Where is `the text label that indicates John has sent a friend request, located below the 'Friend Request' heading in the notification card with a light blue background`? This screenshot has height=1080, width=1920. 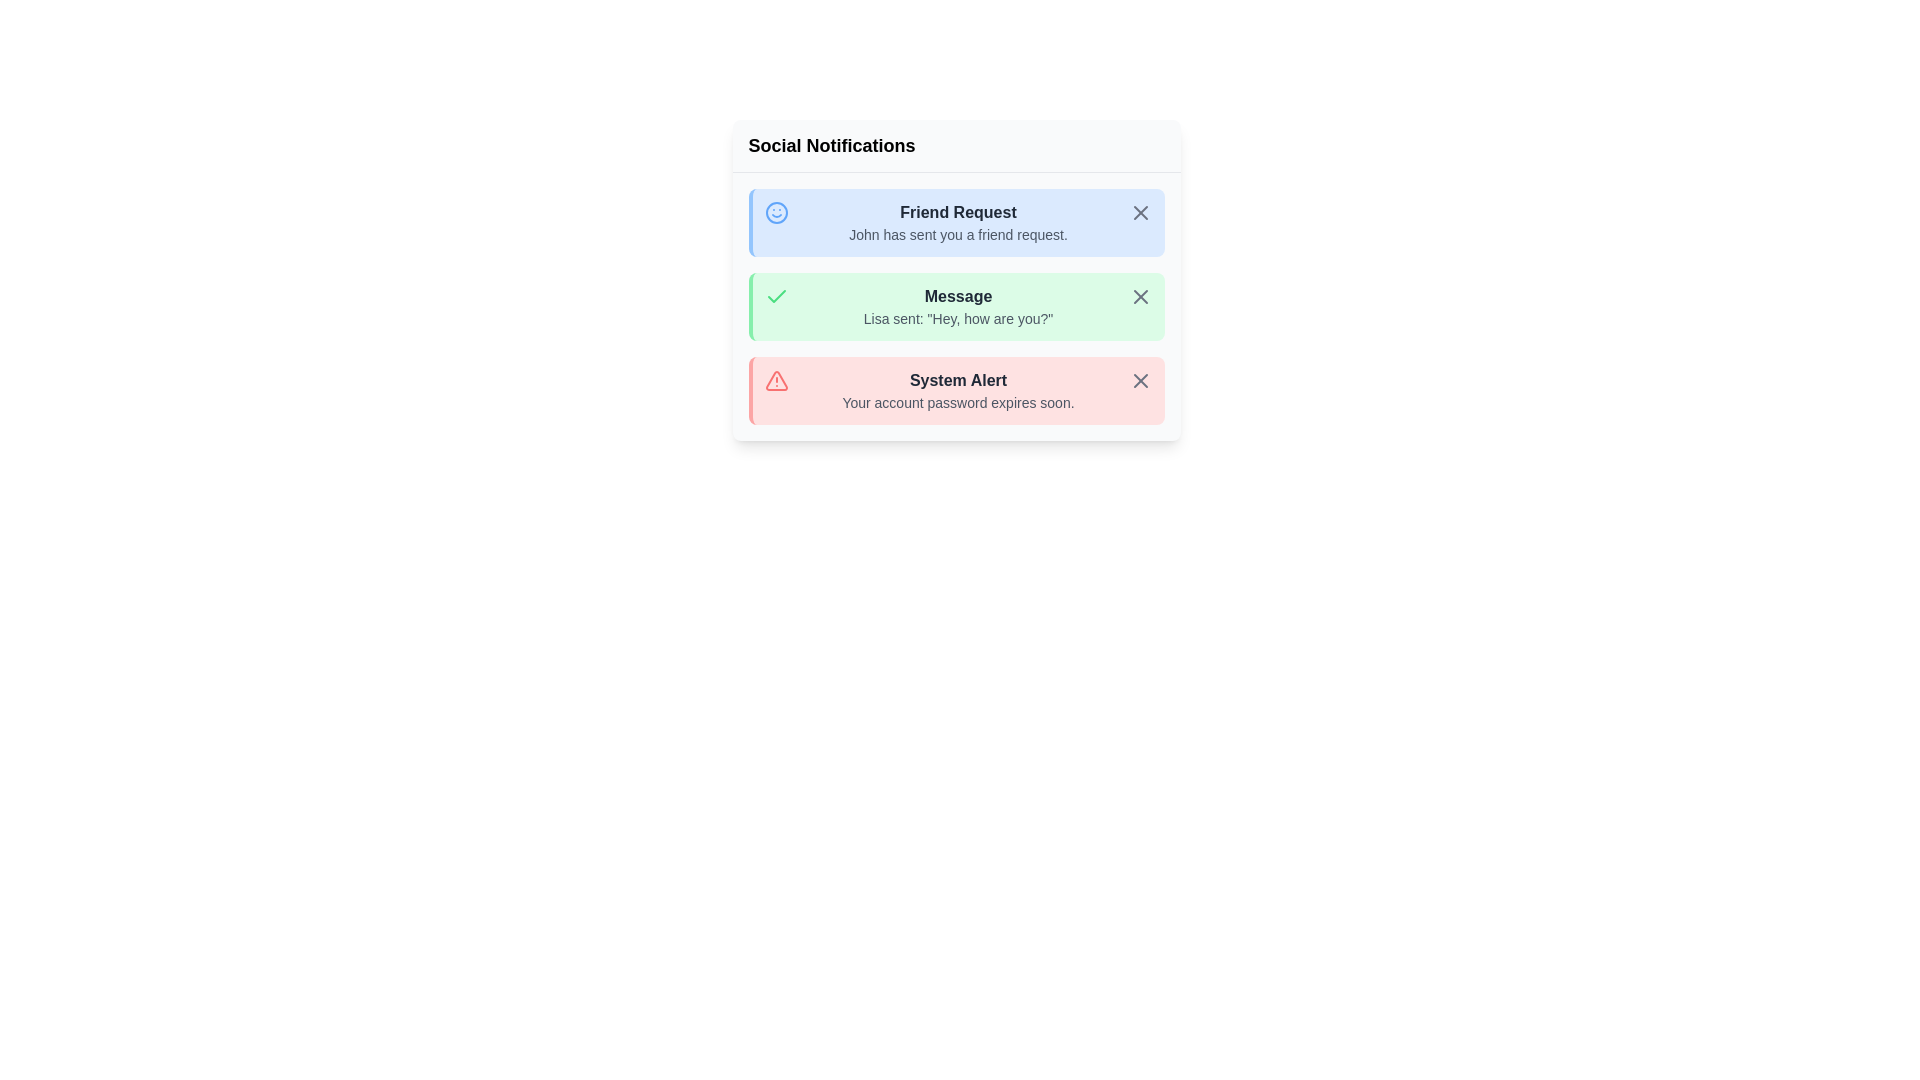
the text label that indicates John has sent a friend request, located below the 'Friend Request' heading in the notification card with a light blue background is located at coordinates (957, 234).